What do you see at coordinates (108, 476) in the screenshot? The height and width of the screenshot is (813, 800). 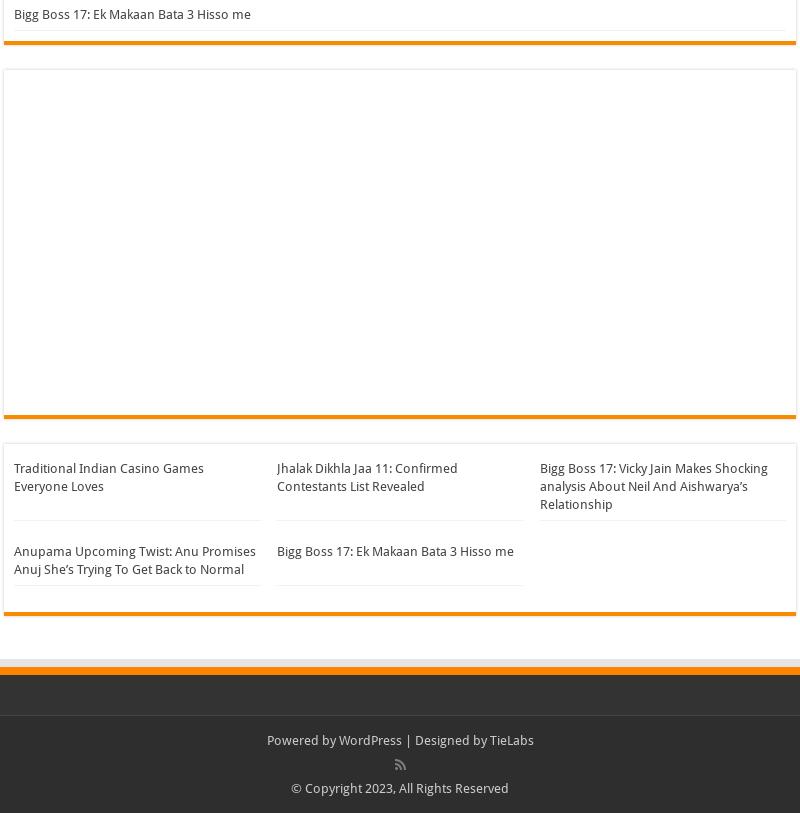 I see `'Traditional Indian Casino Games Everyone Loves'` at bounding box center [108, 476].